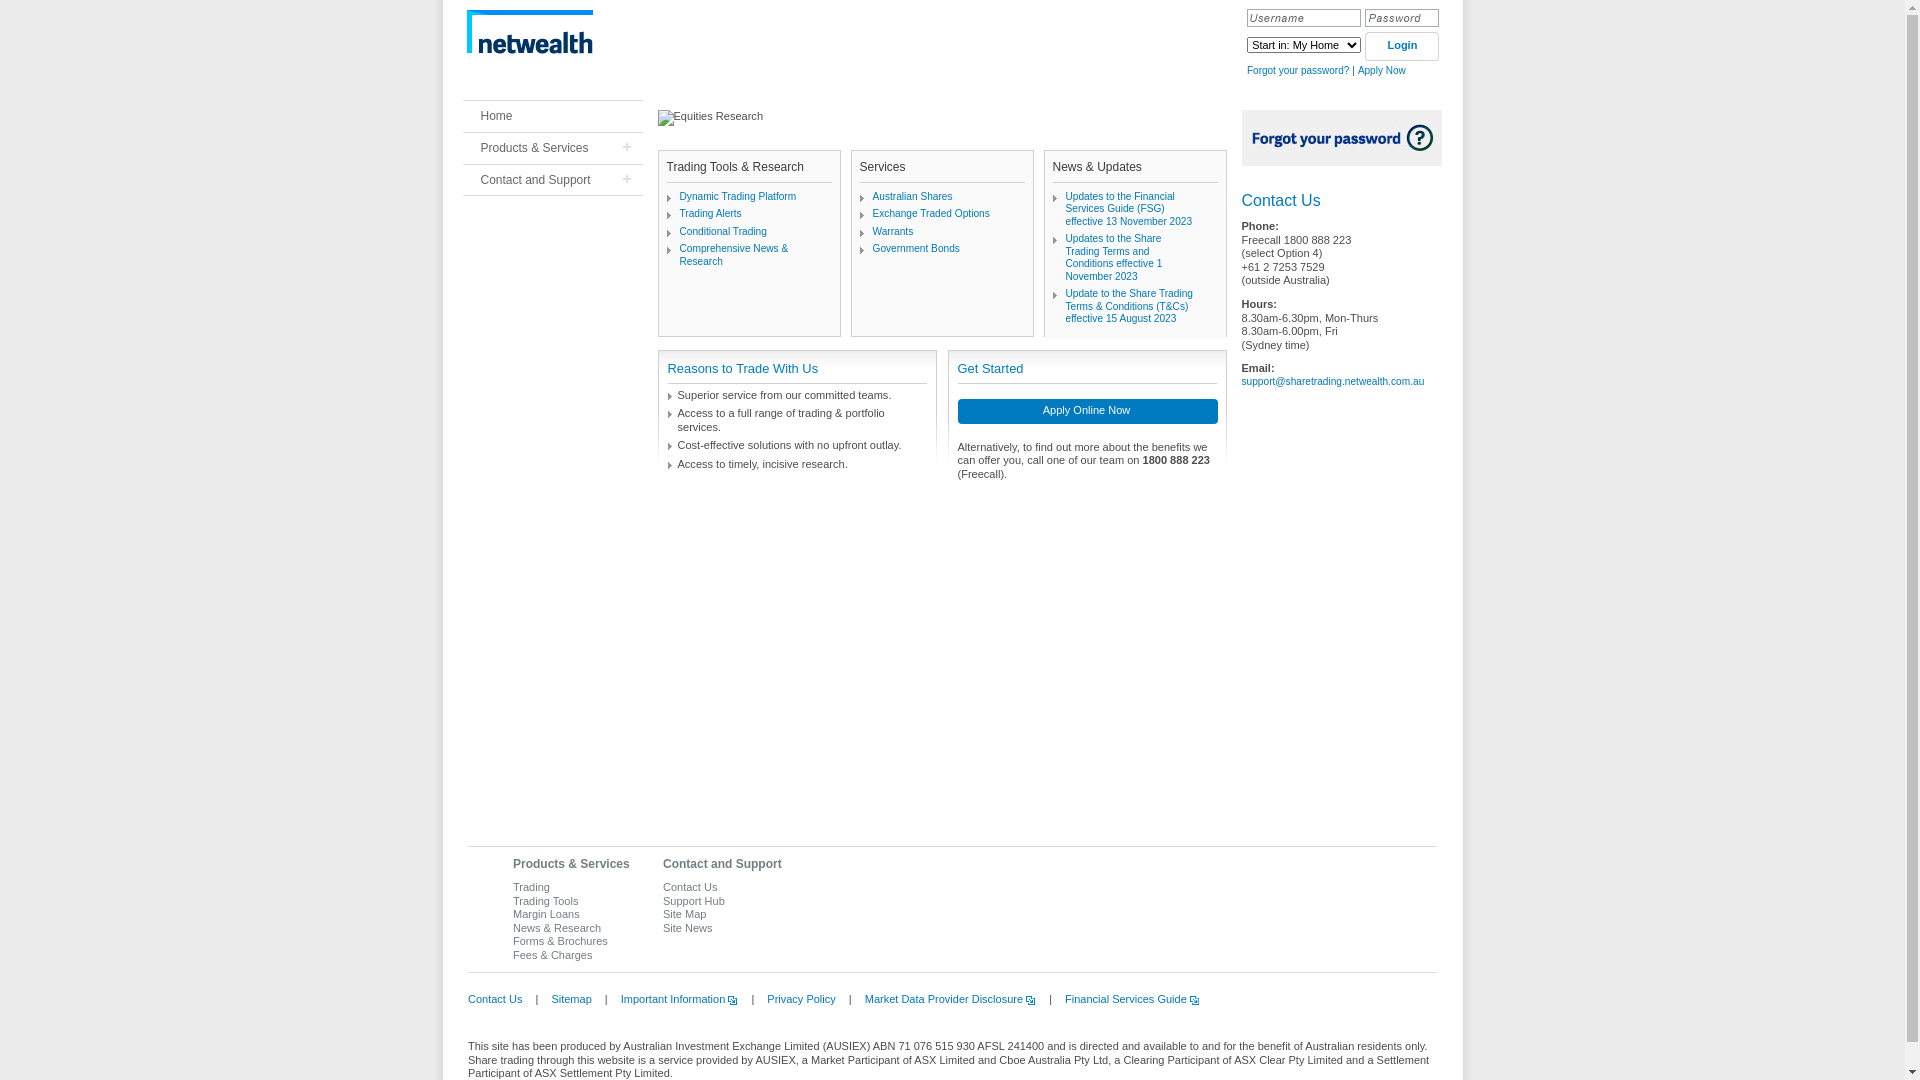 This screenshot has height=1080, width=1920. Describe the element at coordinates (721, 863) in the screenshot. I see `'Contact and Support'` at that location.